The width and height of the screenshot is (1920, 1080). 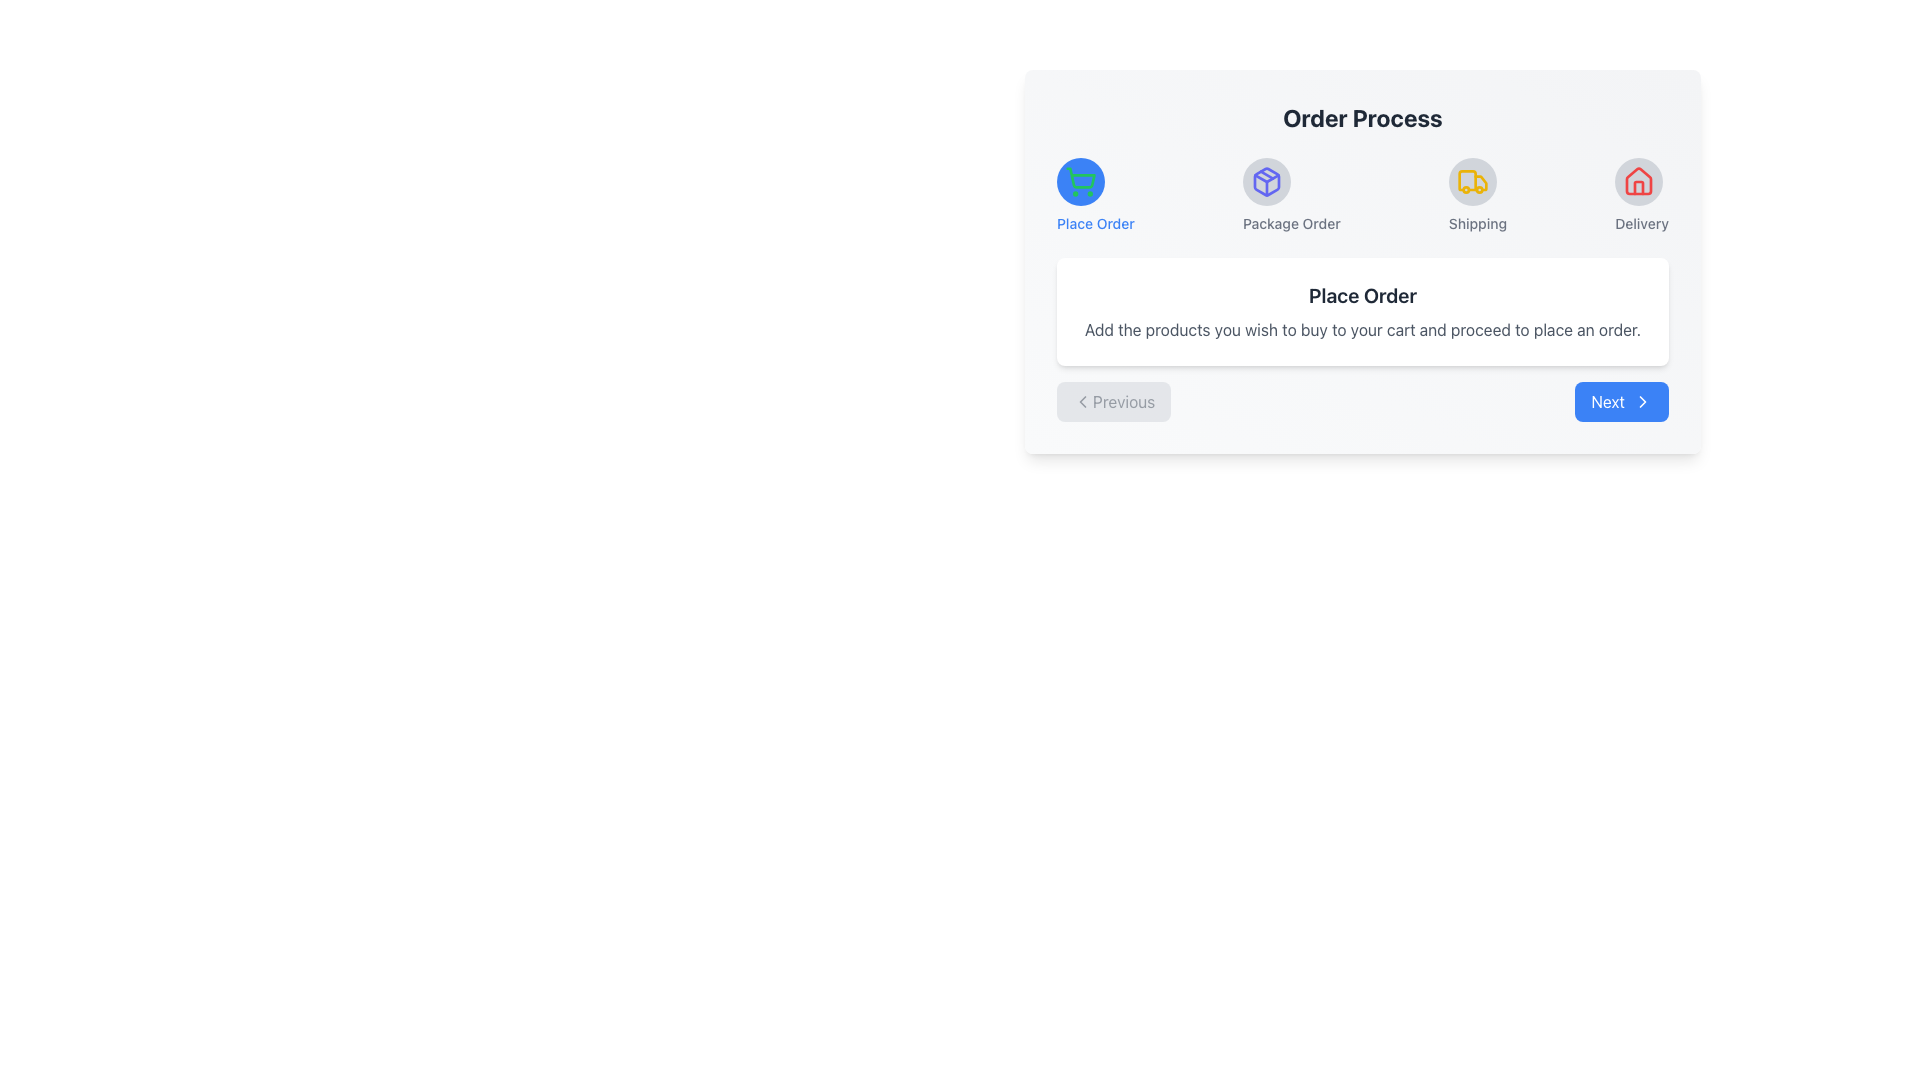 What do you see at coordinates (1639, 181) in the screenshot?
I see `the 'Delivery' button, which is the fourth circular icon in the horizontal sequence above the 'Order Process' text section` at bounding box center [1639, 181].